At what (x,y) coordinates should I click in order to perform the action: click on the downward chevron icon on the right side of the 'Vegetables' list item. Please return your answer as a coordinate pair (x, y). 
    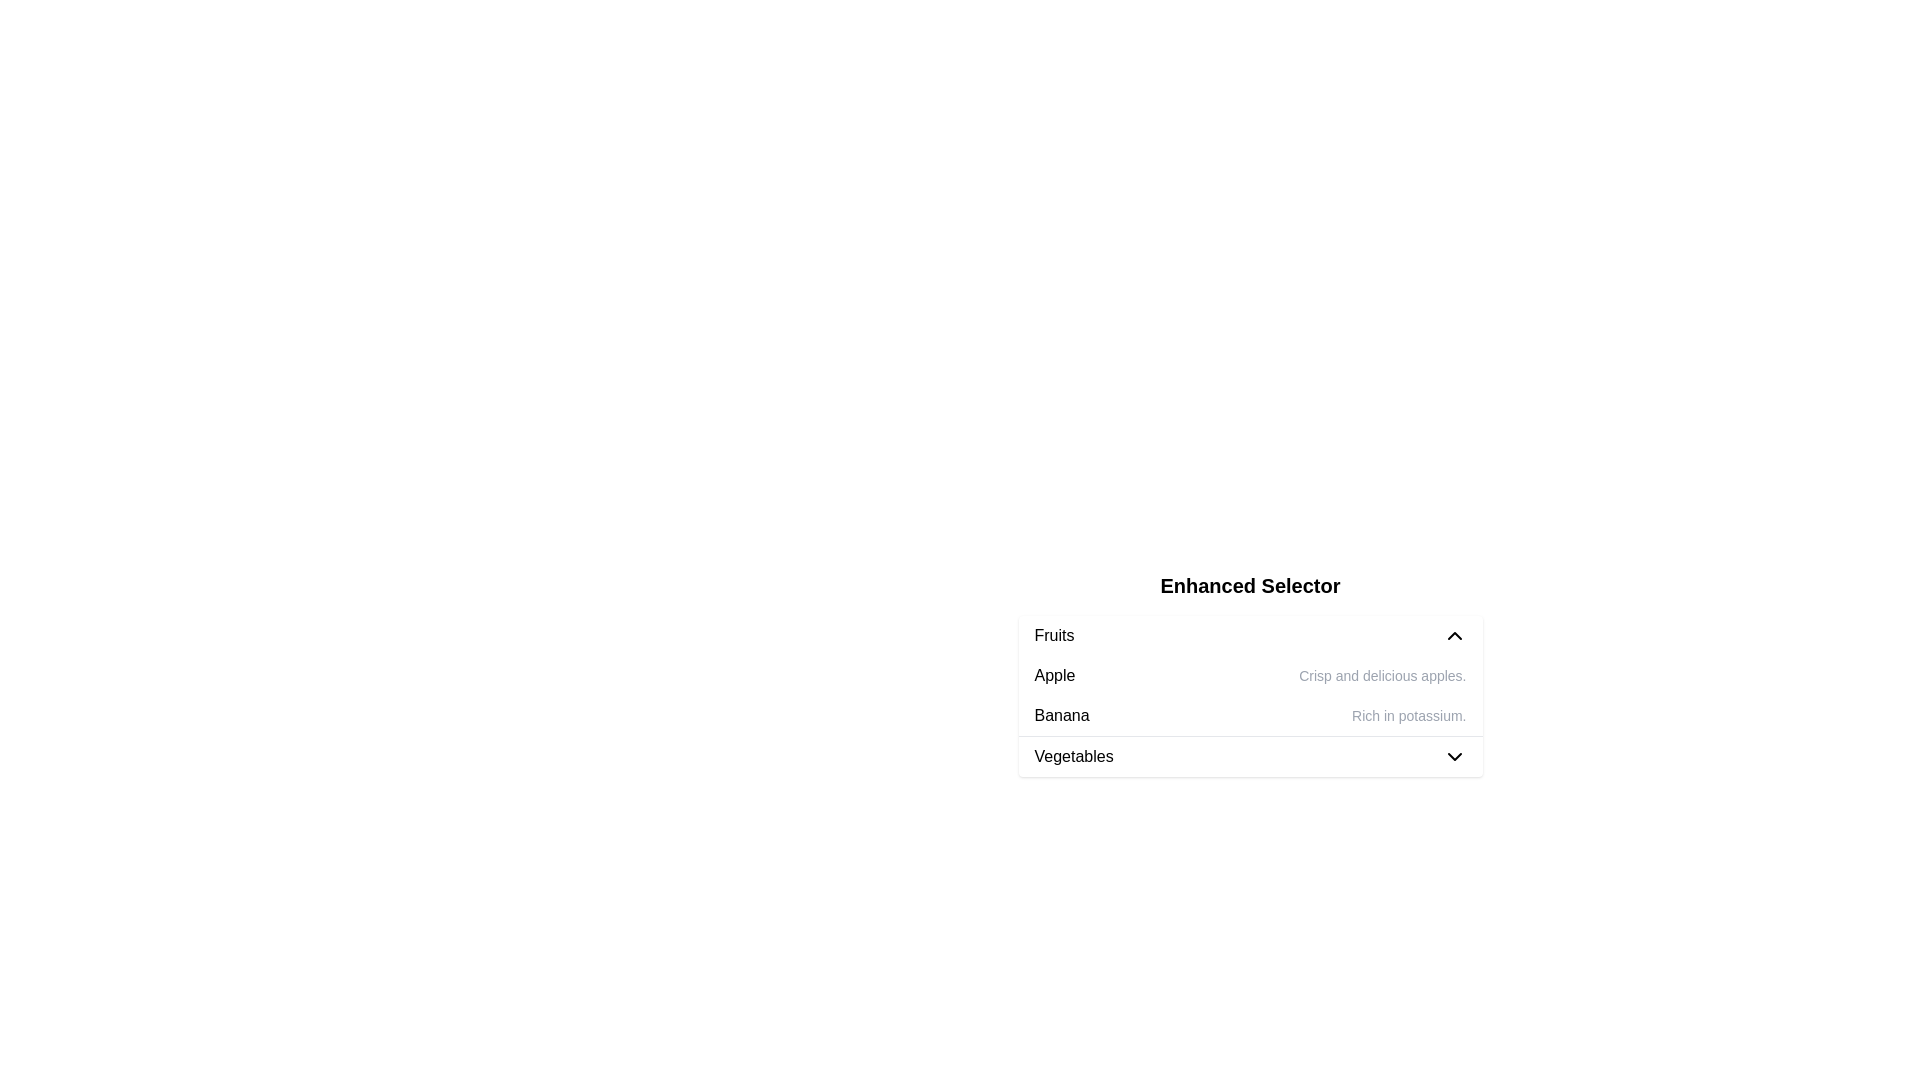
    Looking at the image, I should click on (1454, 756).